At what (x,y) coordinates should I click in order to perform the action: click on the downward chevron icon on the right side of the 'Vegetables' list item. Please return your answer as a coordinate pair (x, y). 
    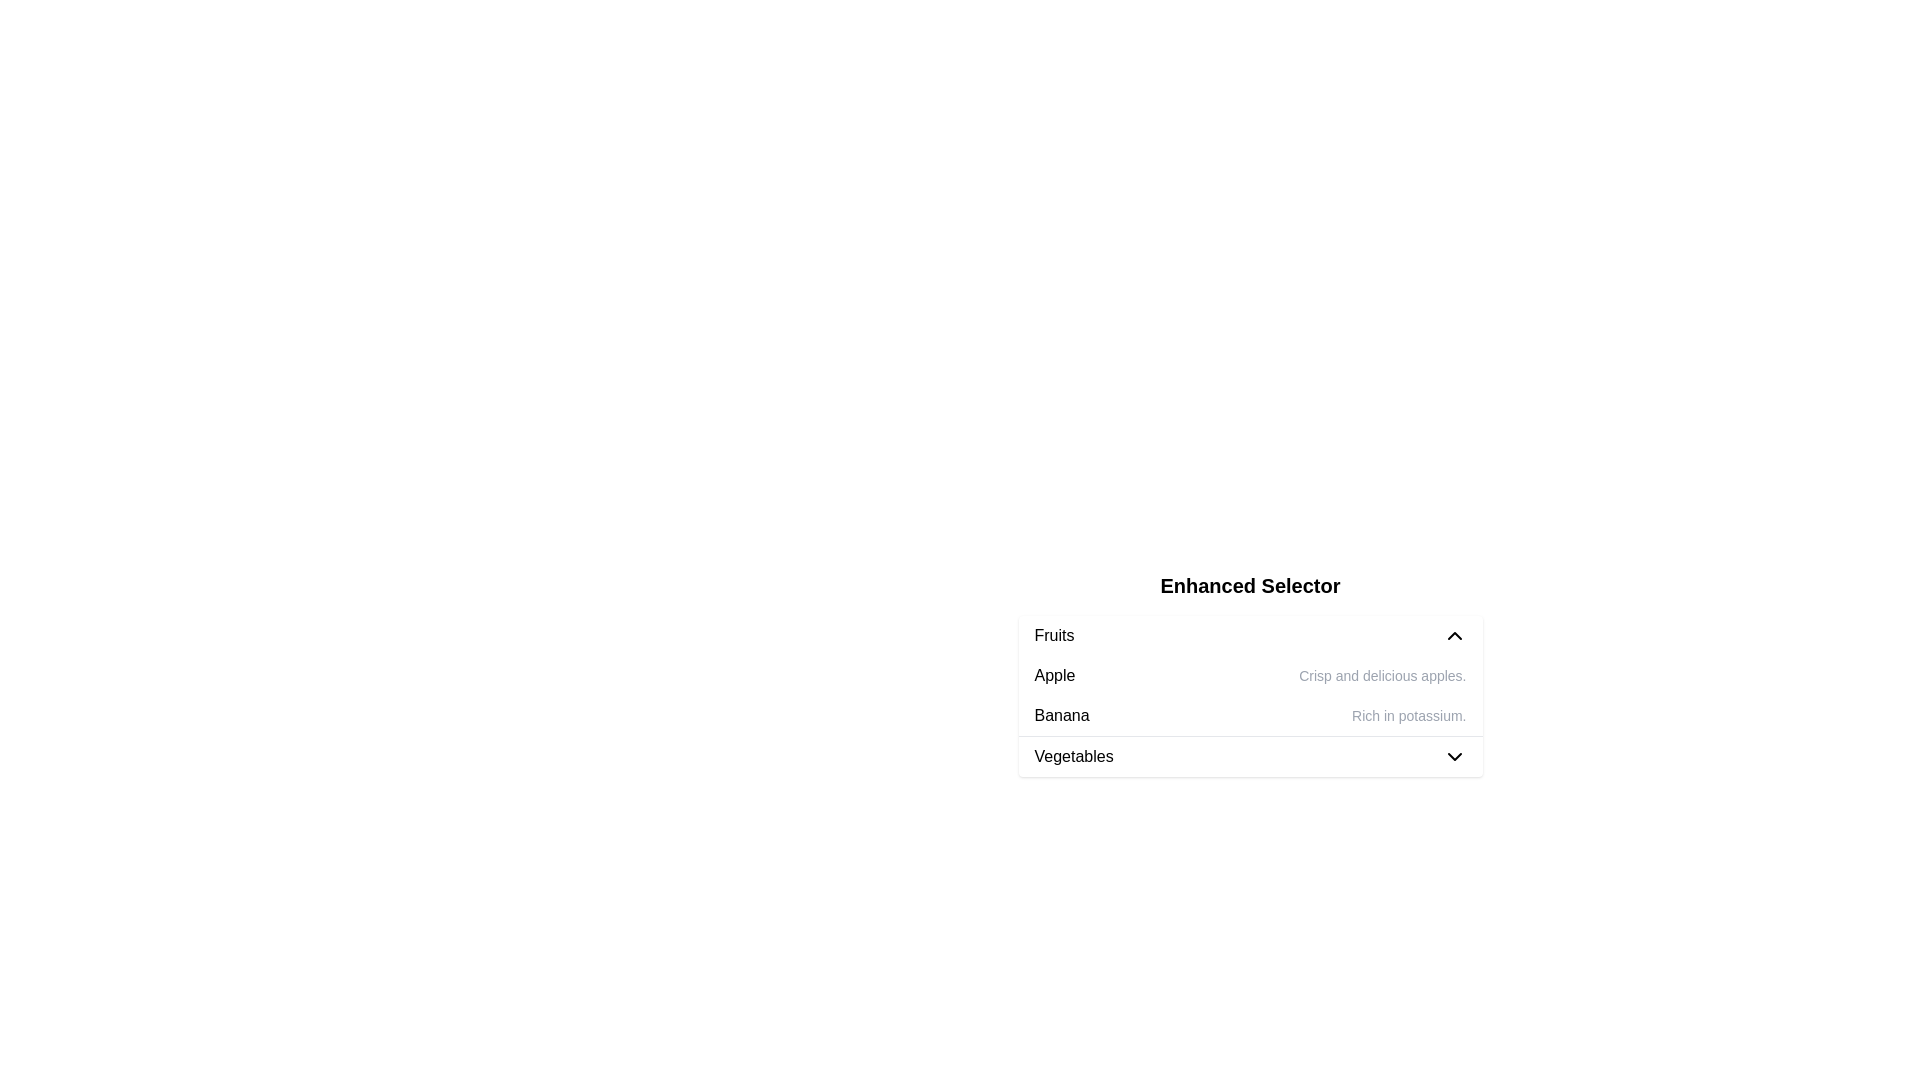
    Looking at the image, I should click on (1454, 756).